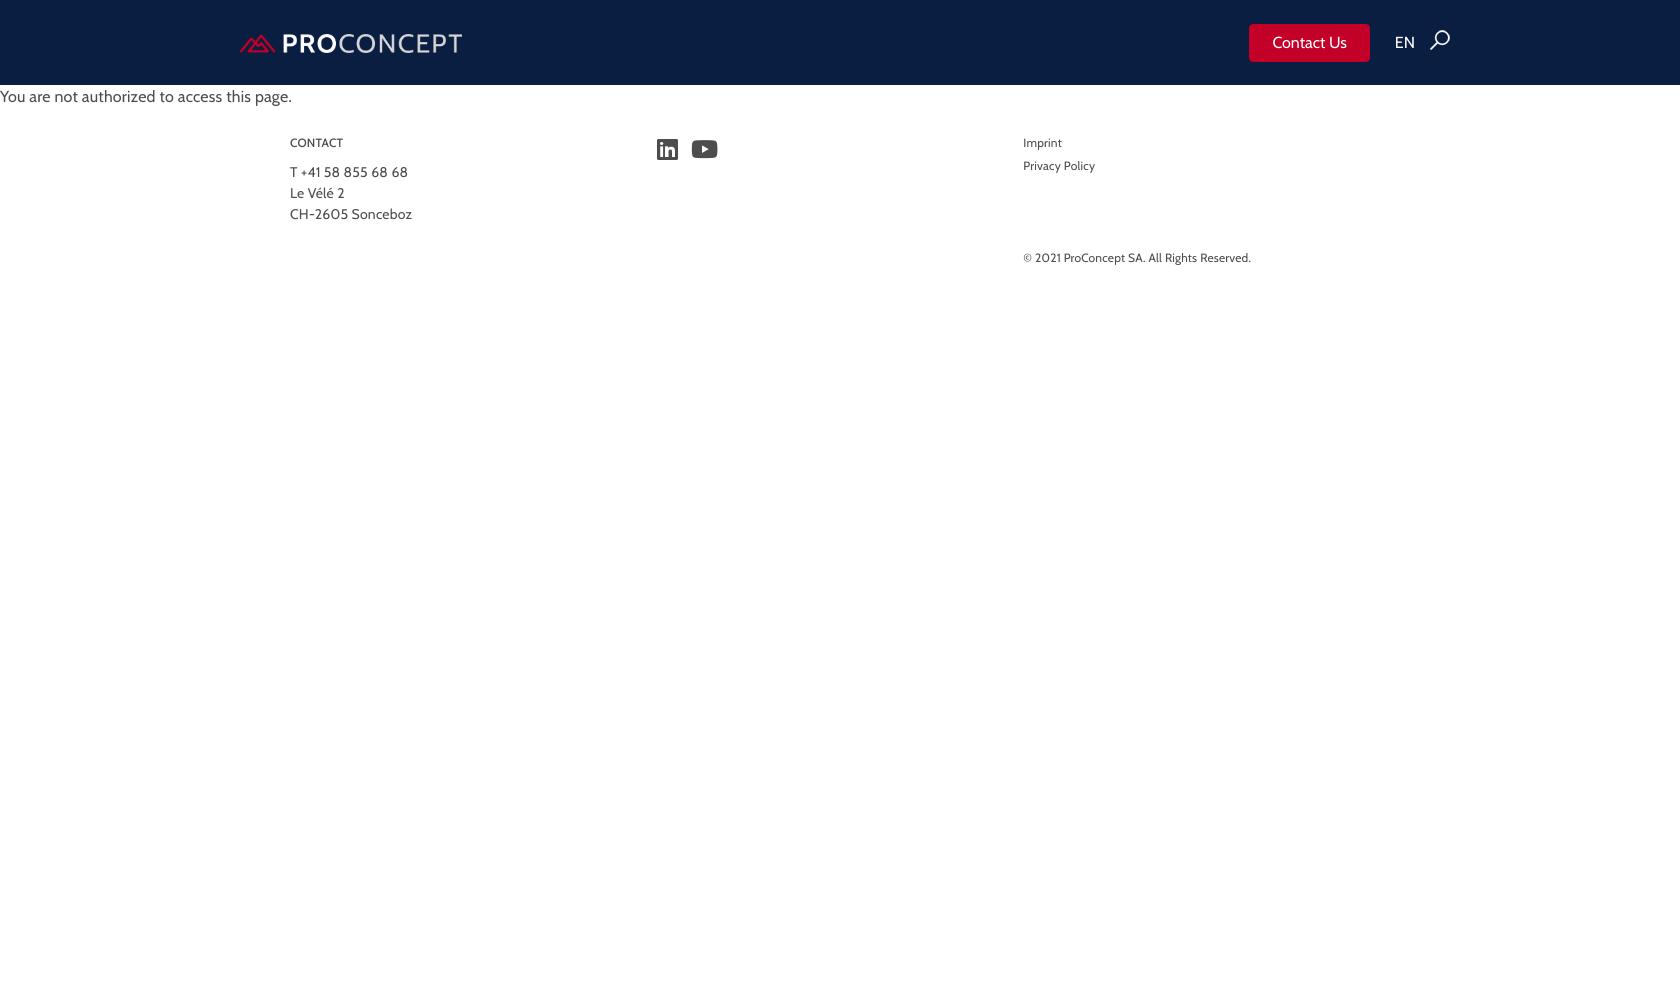 The image size is (1680, 1000). I want to click on 'CONTACT', so click(316, 142).